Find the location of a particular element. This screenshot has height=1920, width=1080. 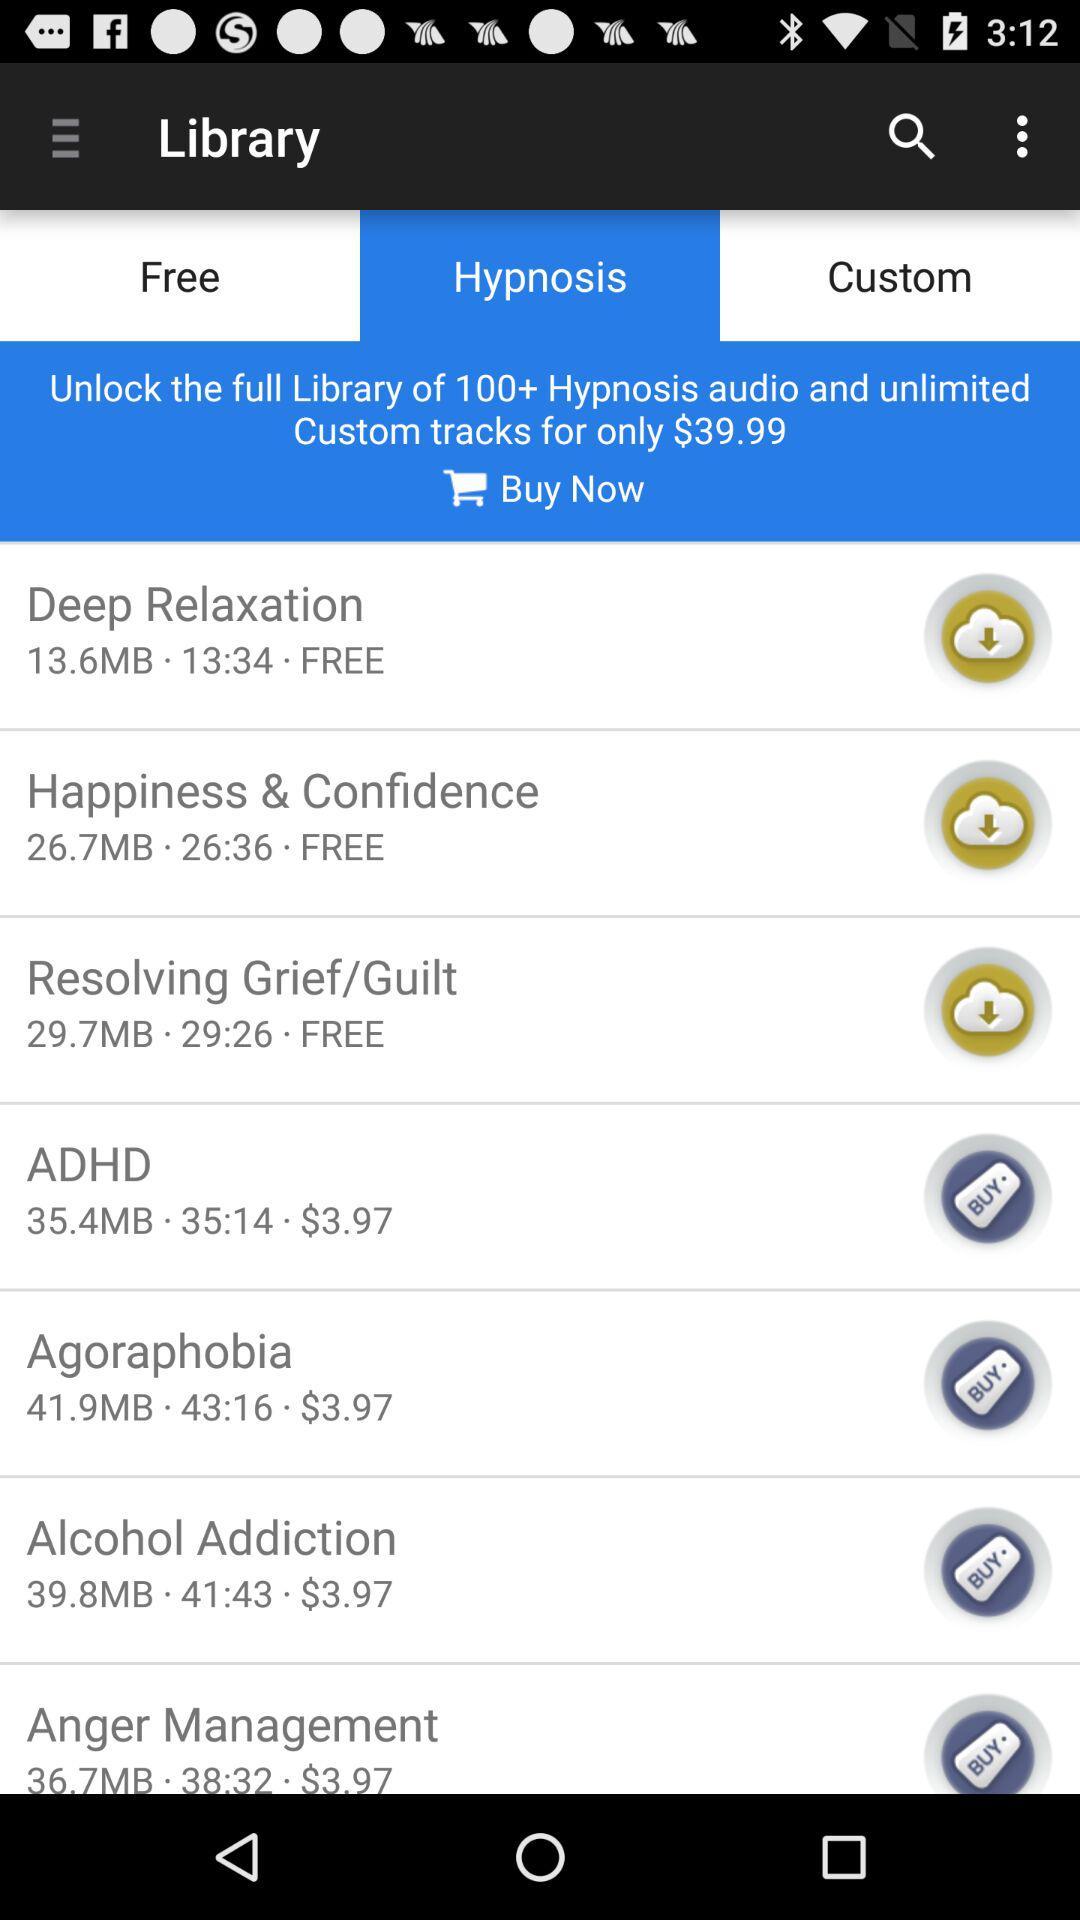

buy option is located at coordinates (987, 1741).